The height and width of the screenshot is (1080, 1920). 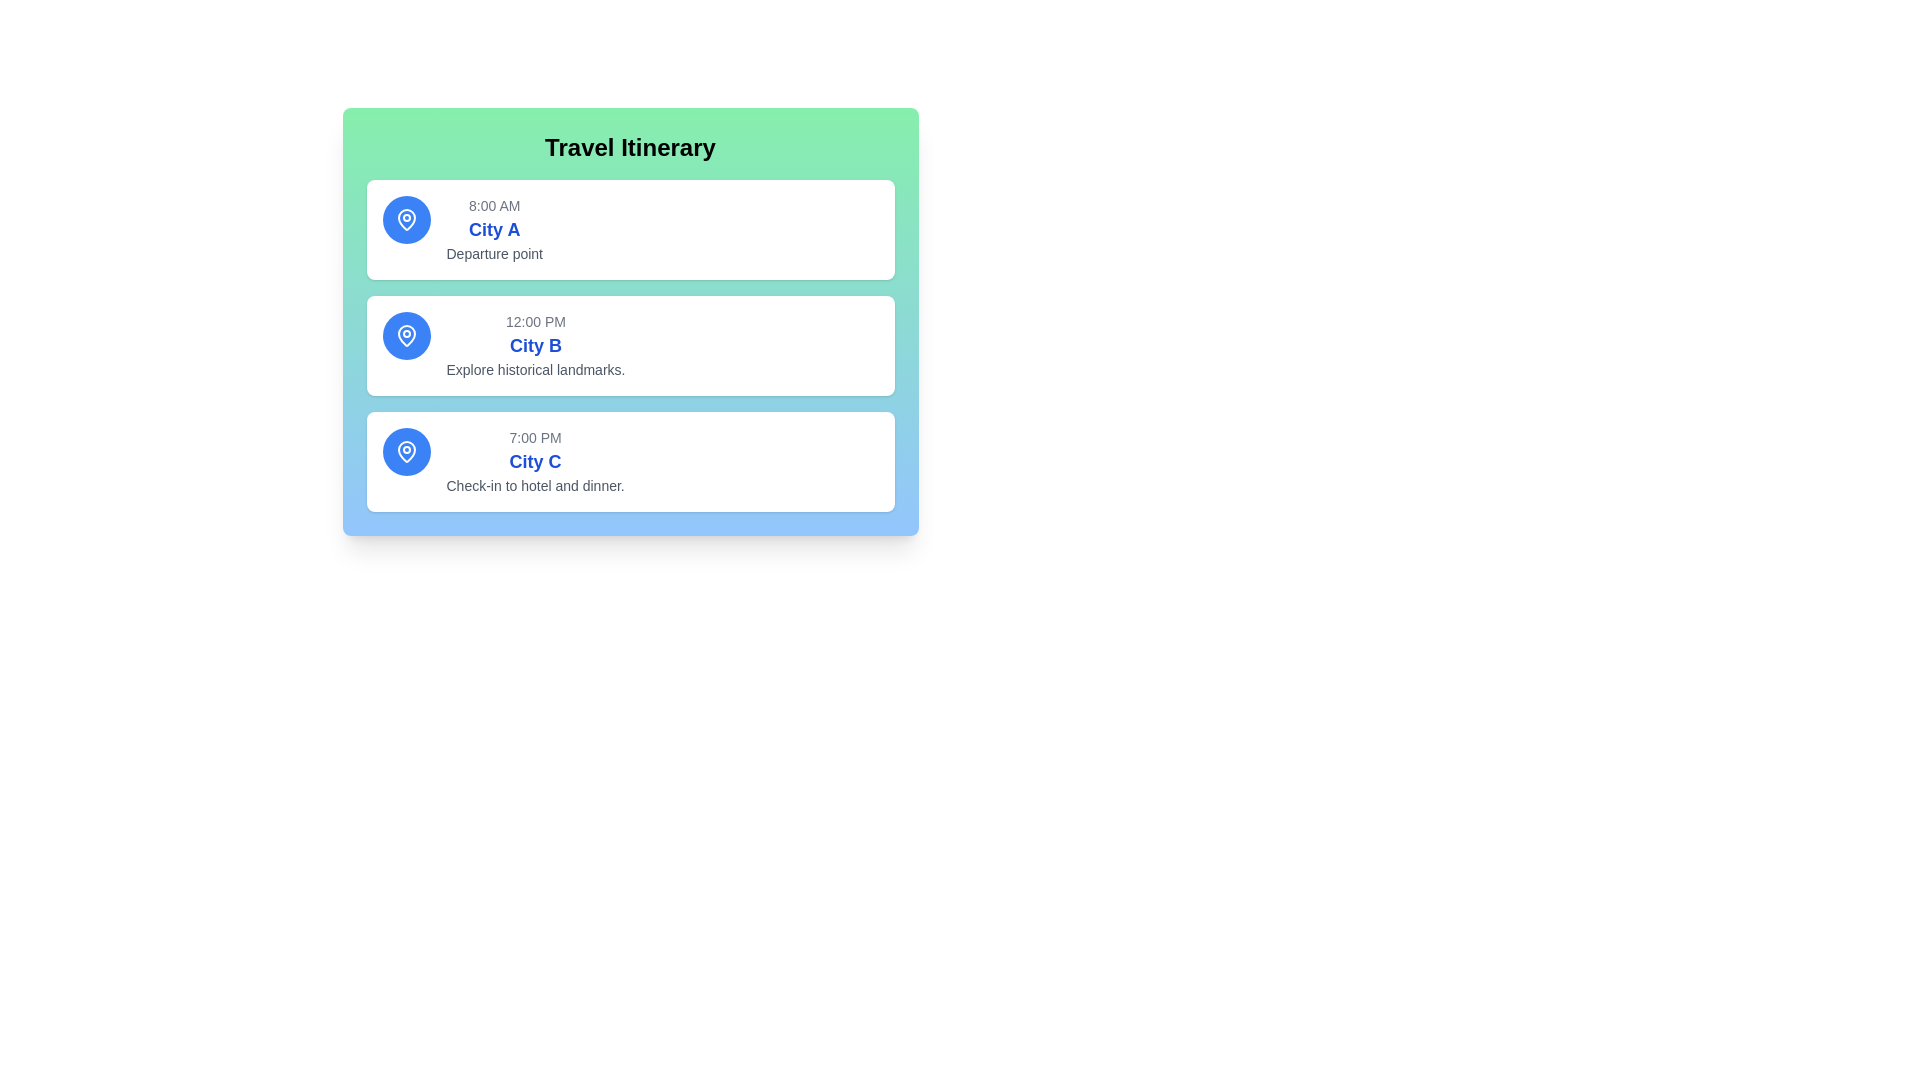 I want to click on the blue map pin icon with a white circular center located in the first itinerary card associated with 'City A', so click(x=405, y=451).